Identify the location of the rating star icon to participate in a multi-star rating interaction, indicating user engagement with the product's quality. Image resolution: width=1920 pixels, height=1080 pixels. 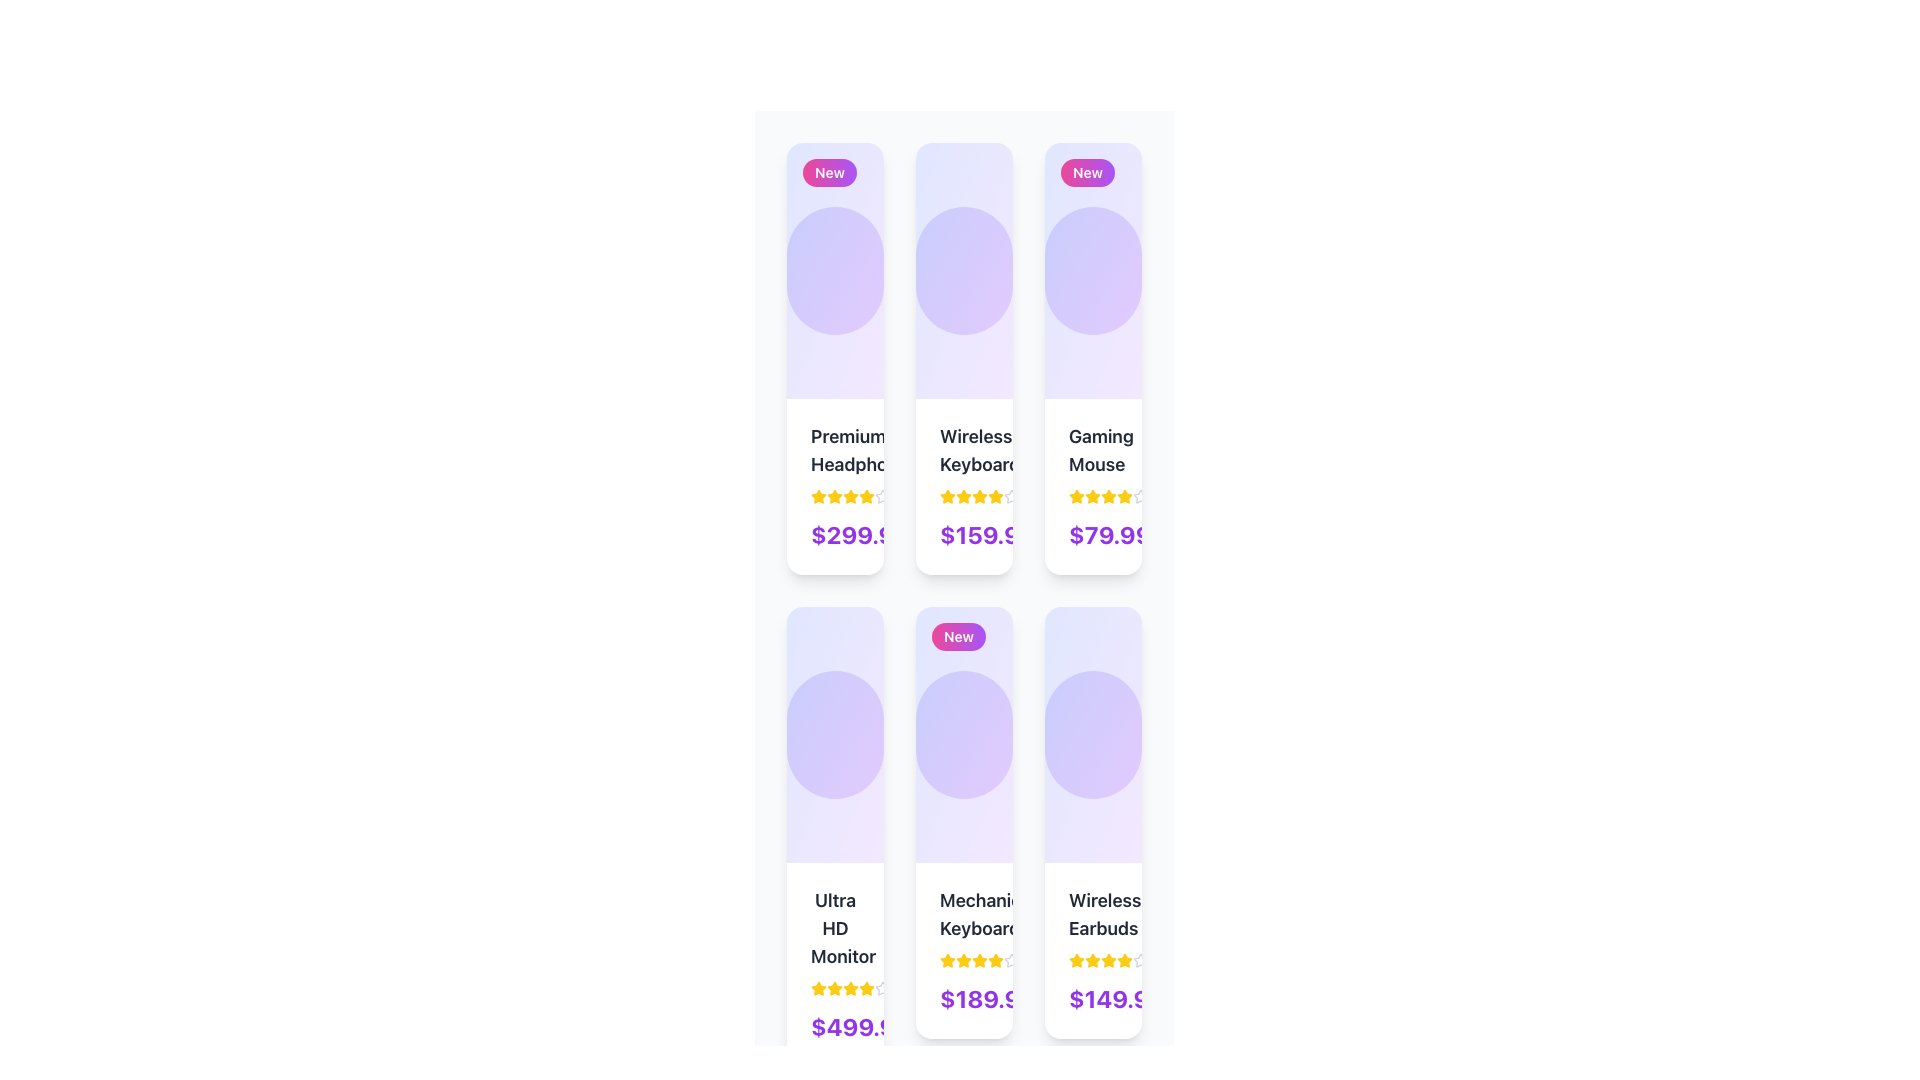
(817, 986).